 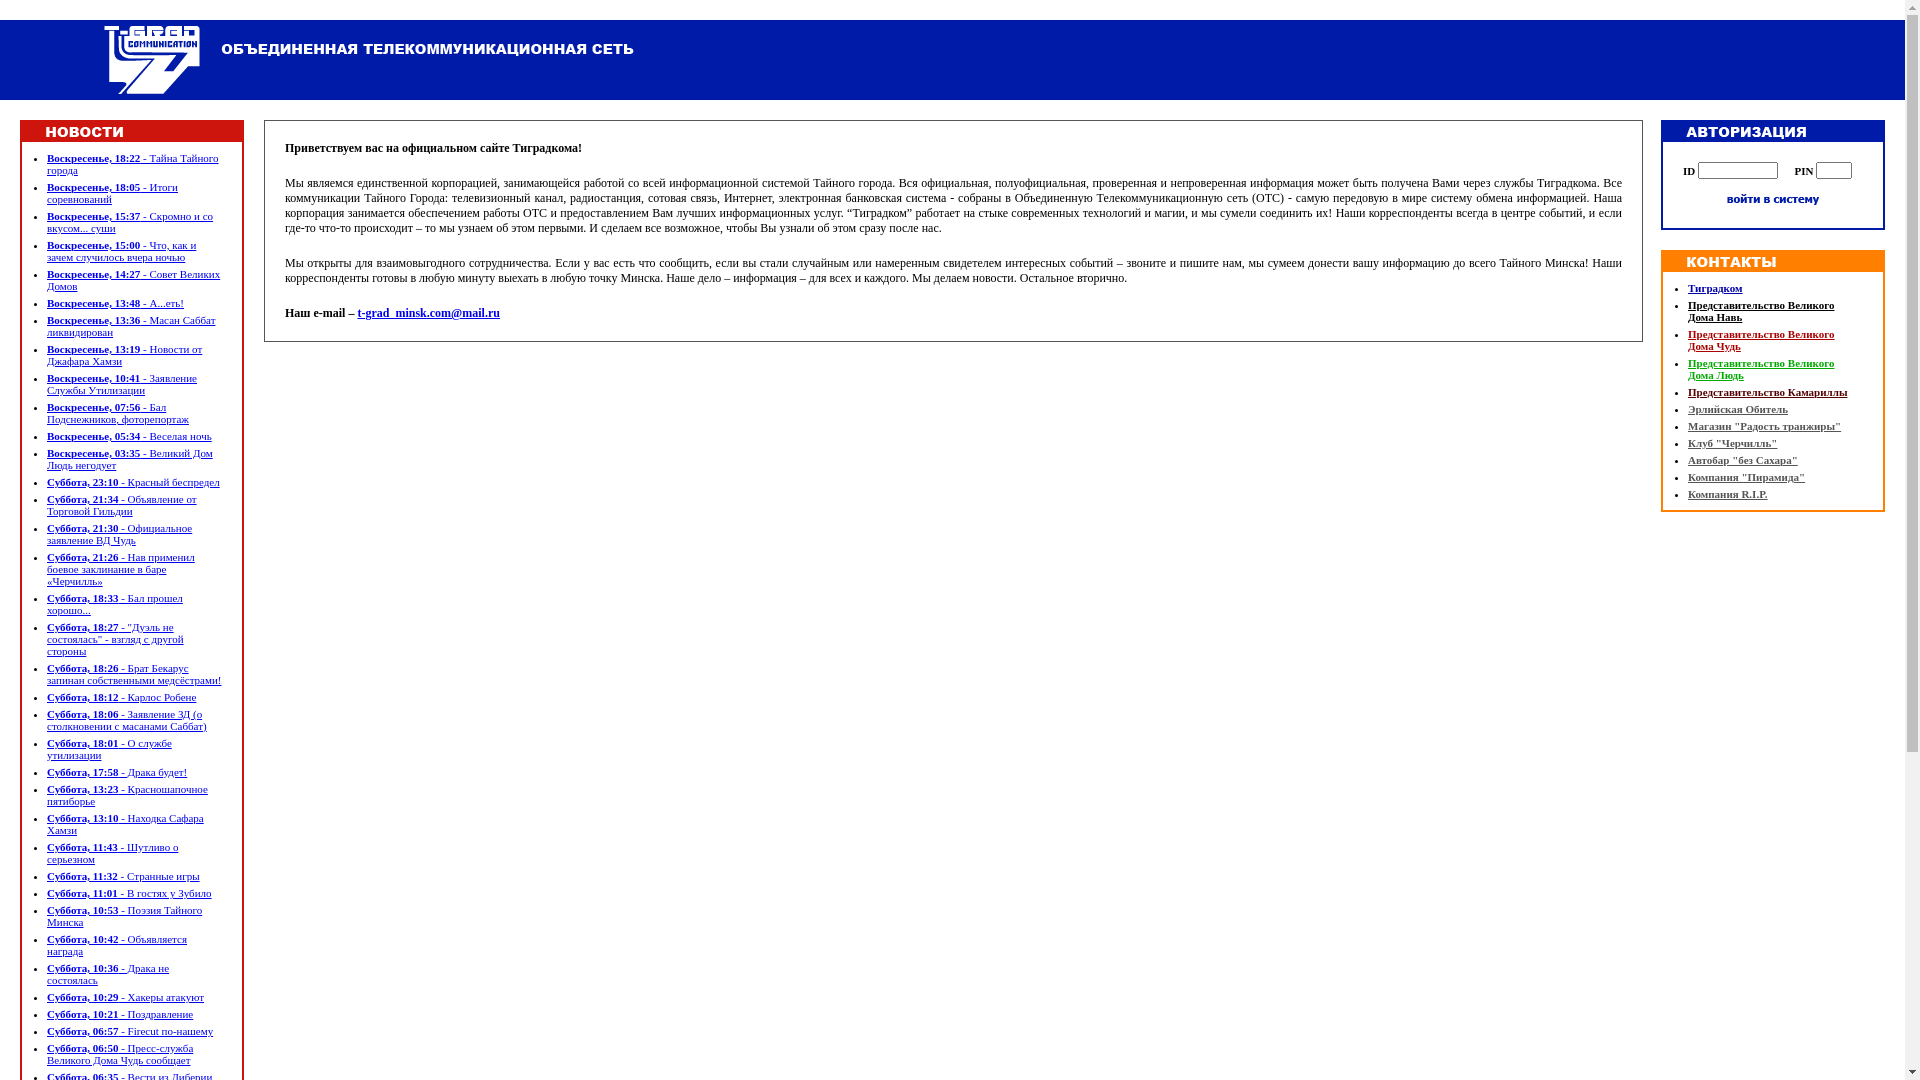 I want to click on 't-grad_minsk.com@mail.ru', so click(x=427, y=312).